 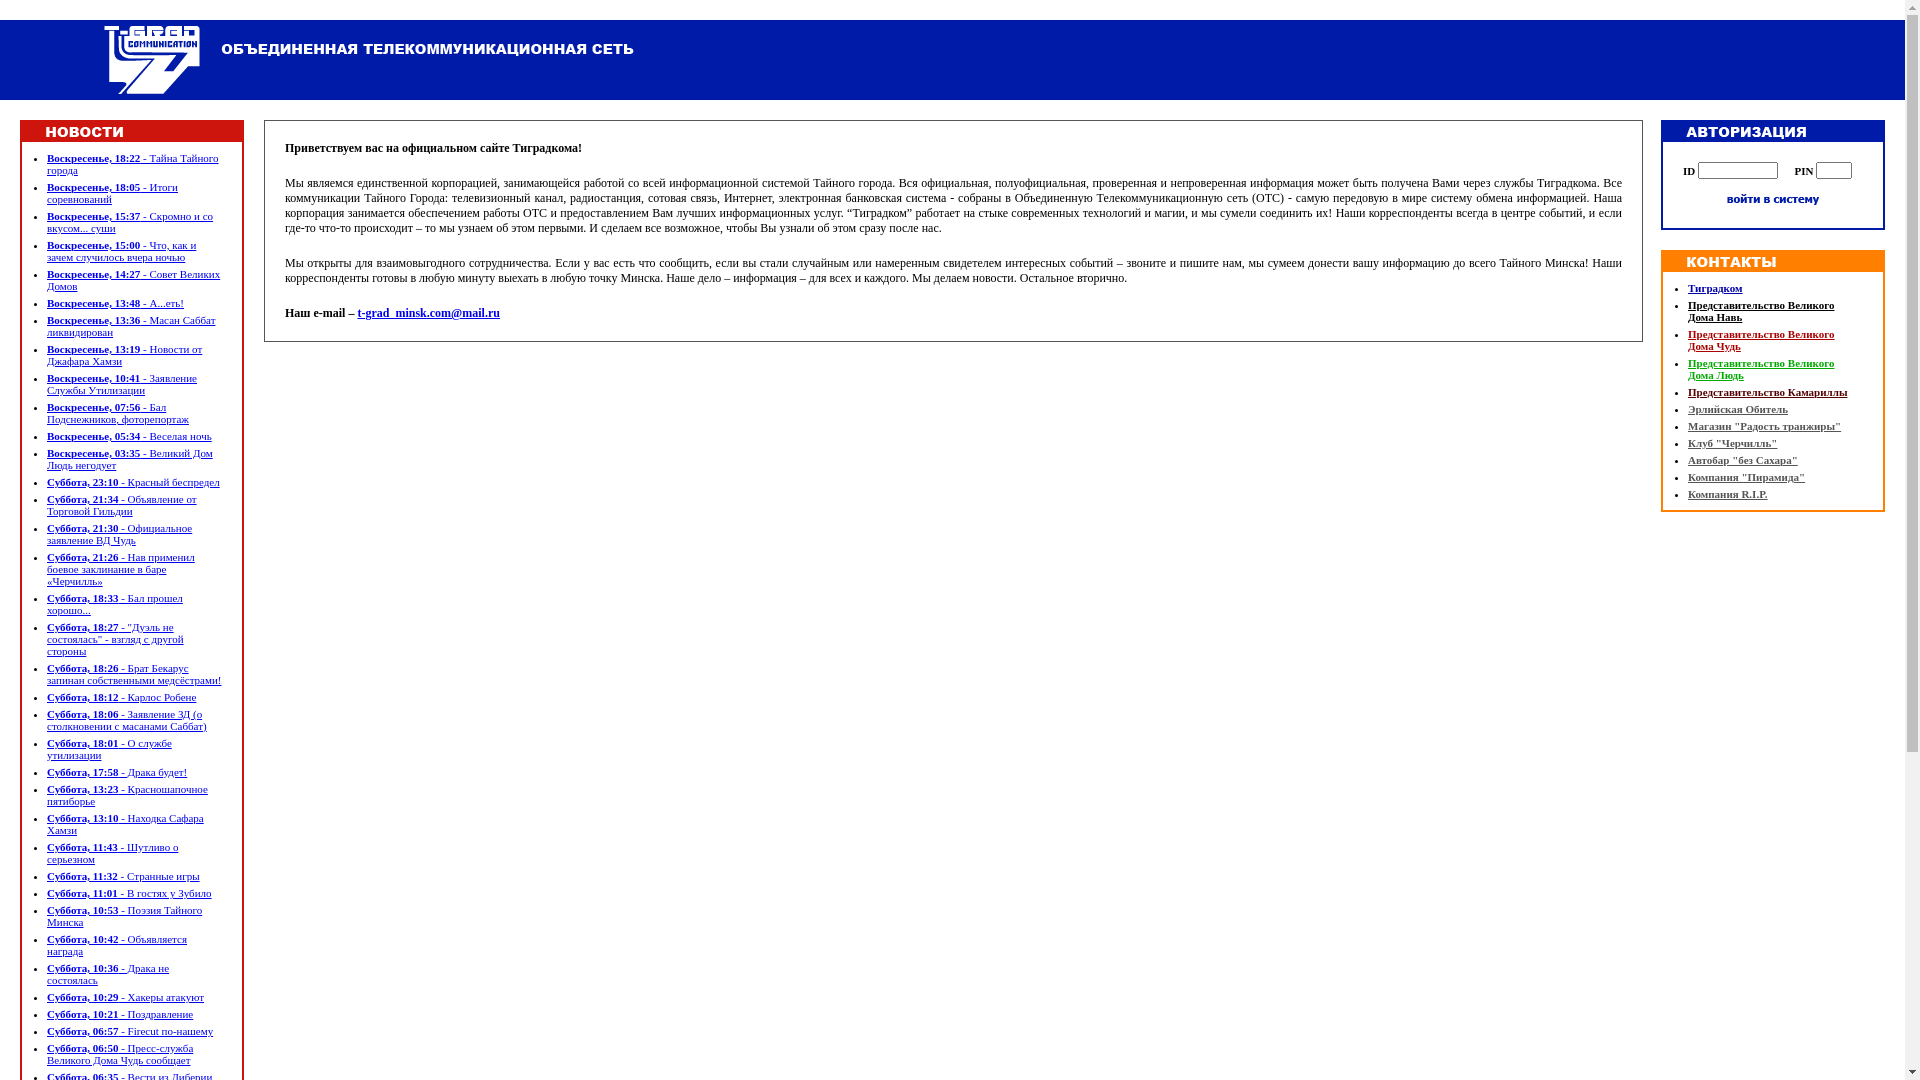 I want to click on 't-grad_minsk.com@mail.ru', so click(x=427, y=312).